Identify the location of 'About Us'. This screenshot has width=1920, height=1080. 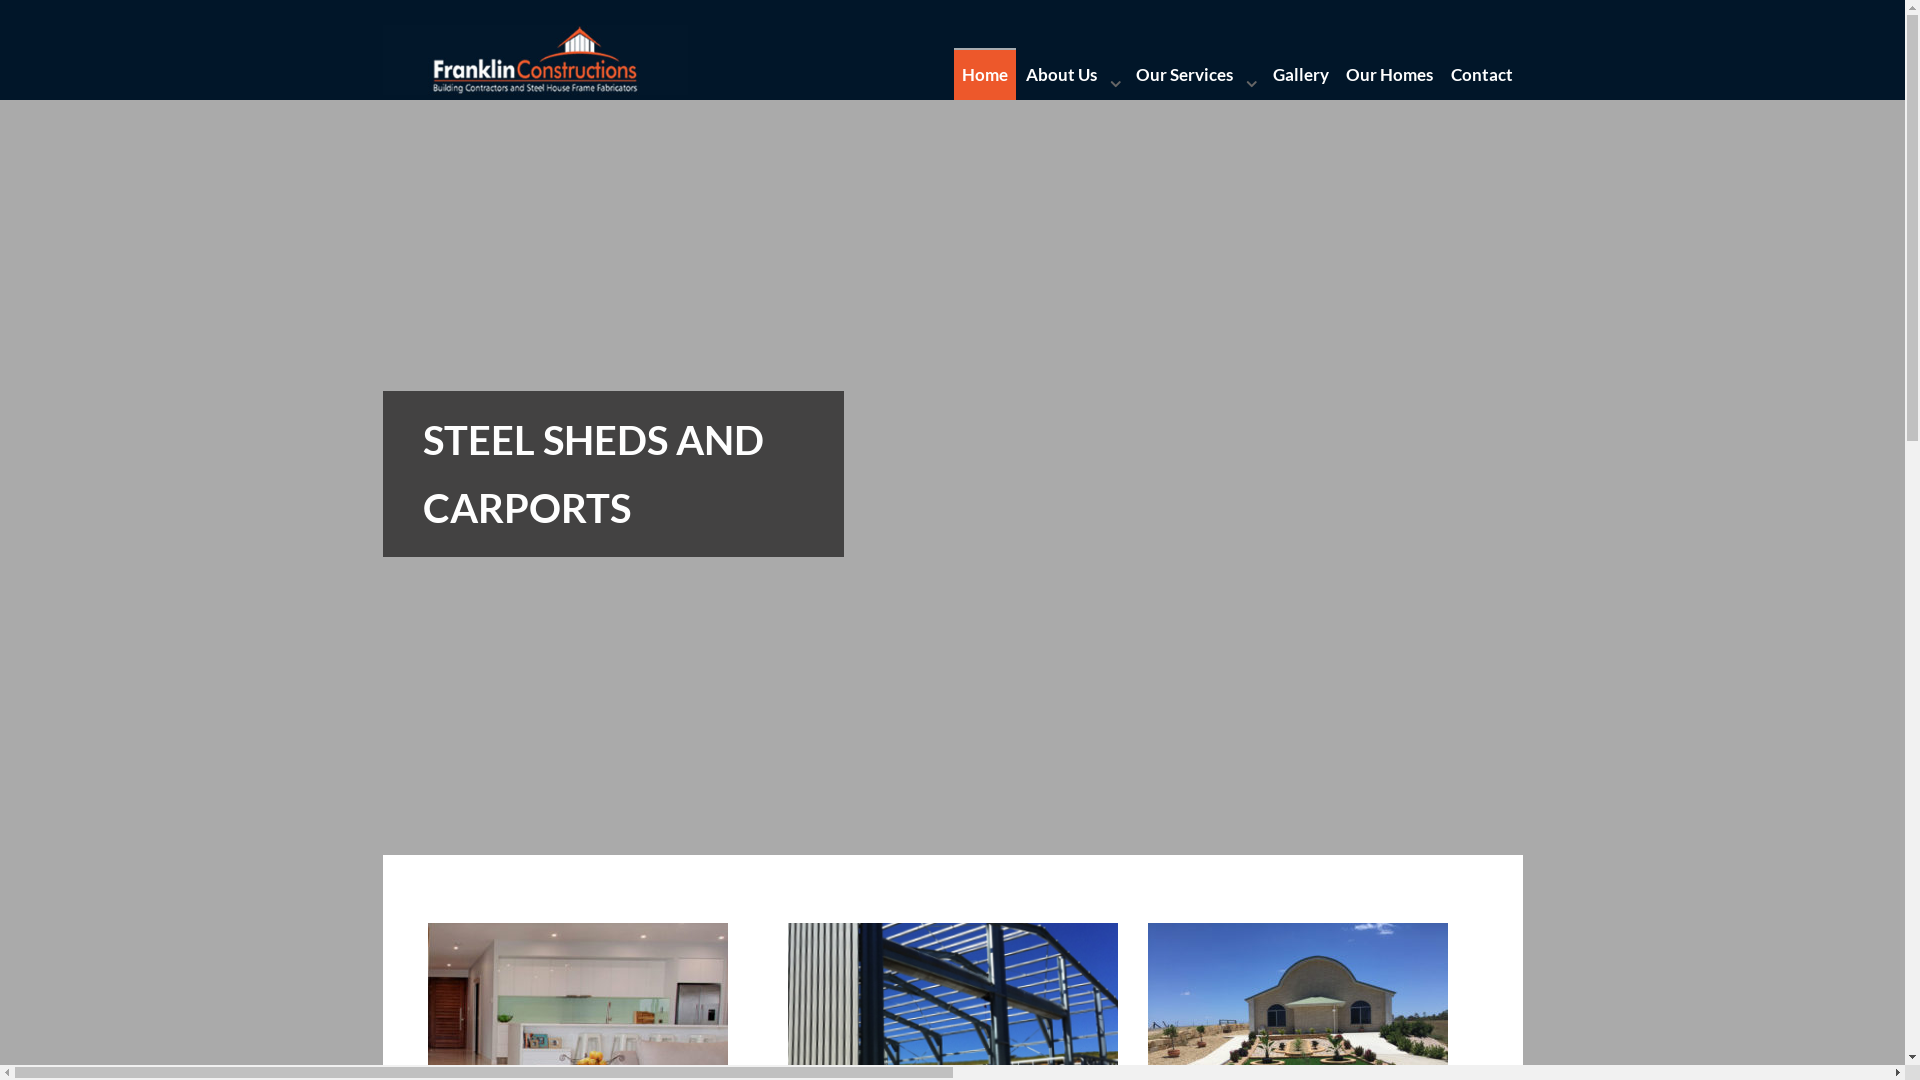
(1070, 73).